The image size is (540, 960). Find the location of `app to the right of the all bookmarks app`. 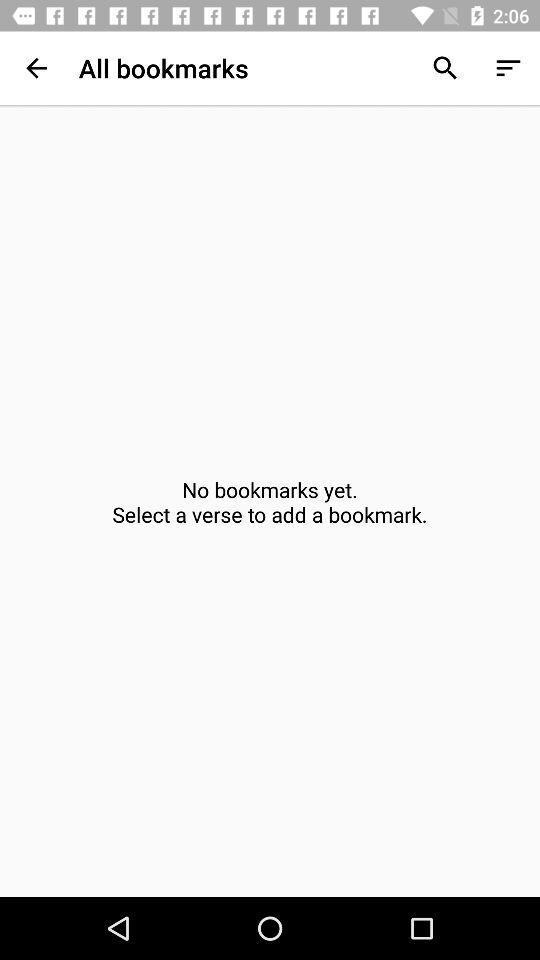

app to the right of the all bookmarks app is located at coordinates (445, 68).